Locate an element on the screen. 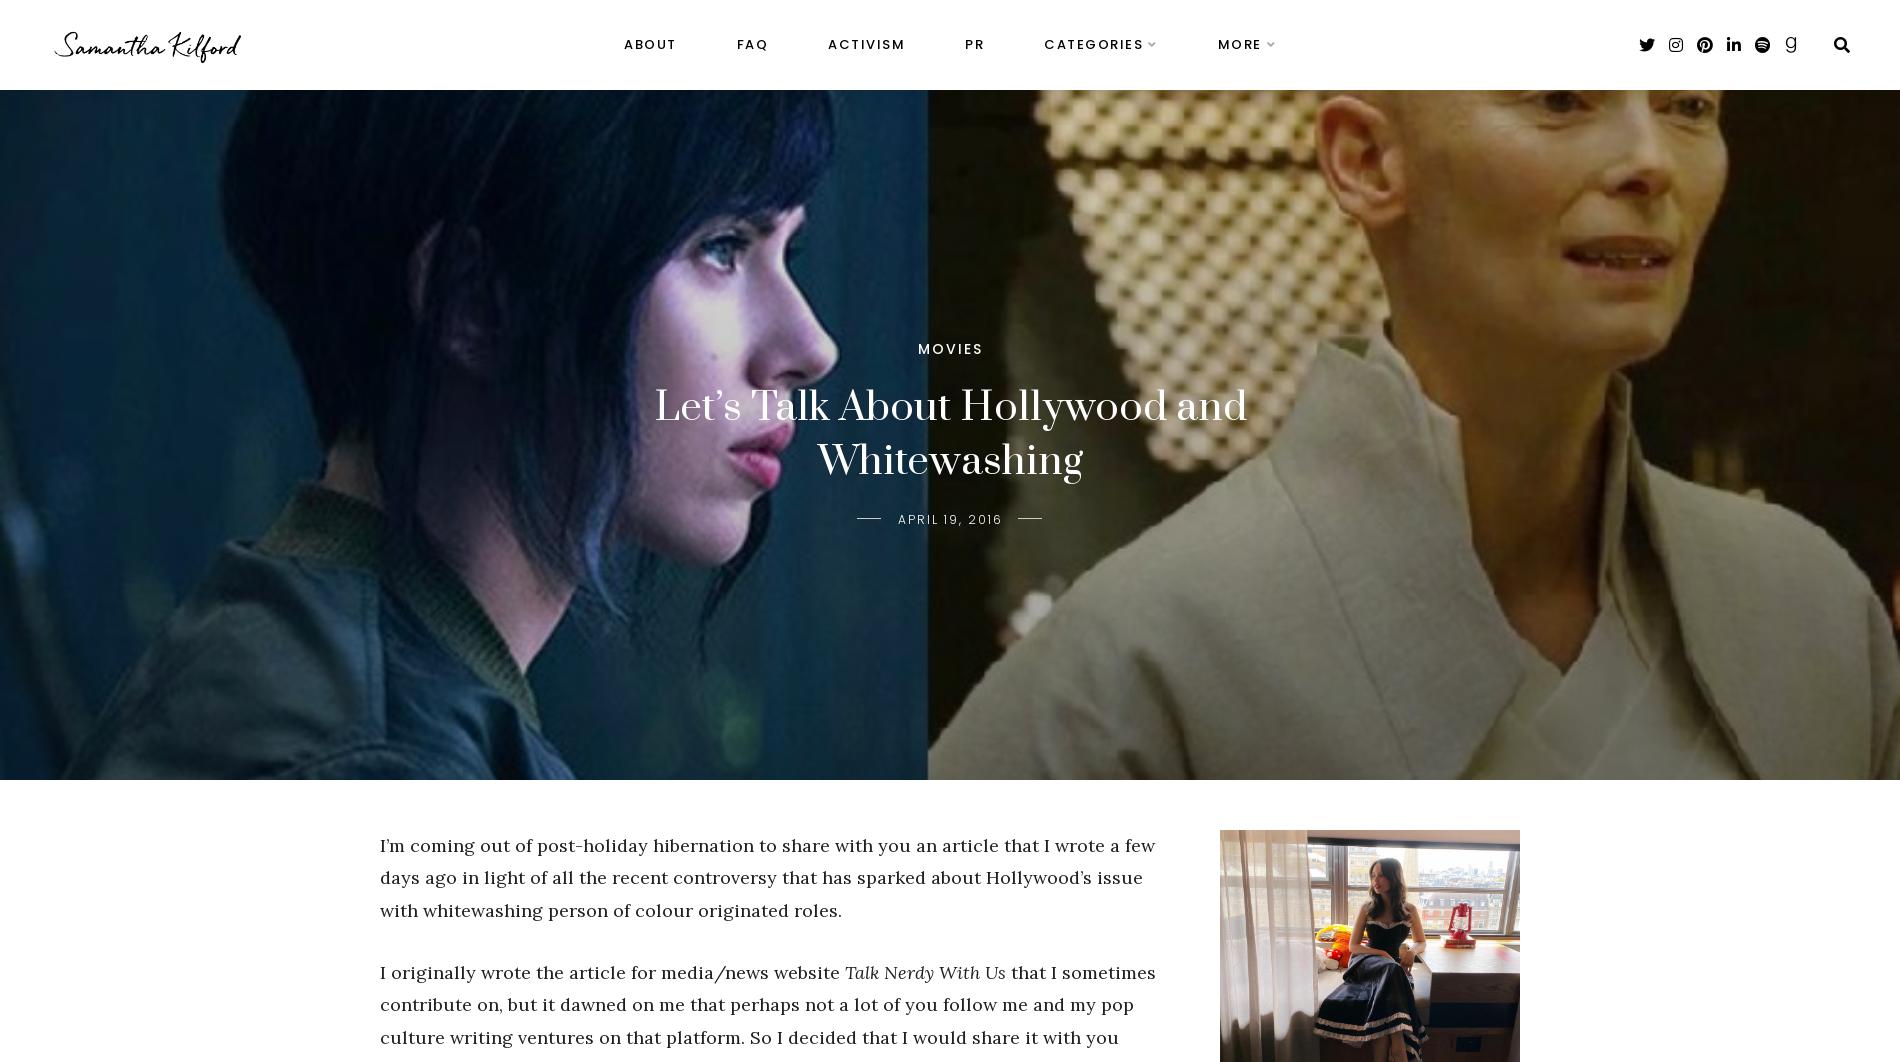 The height and width of the screenshot is (1062, 1900). 'Let’s Talk About Hollywood and Whitewashing' is located at coordinates (948, 433).